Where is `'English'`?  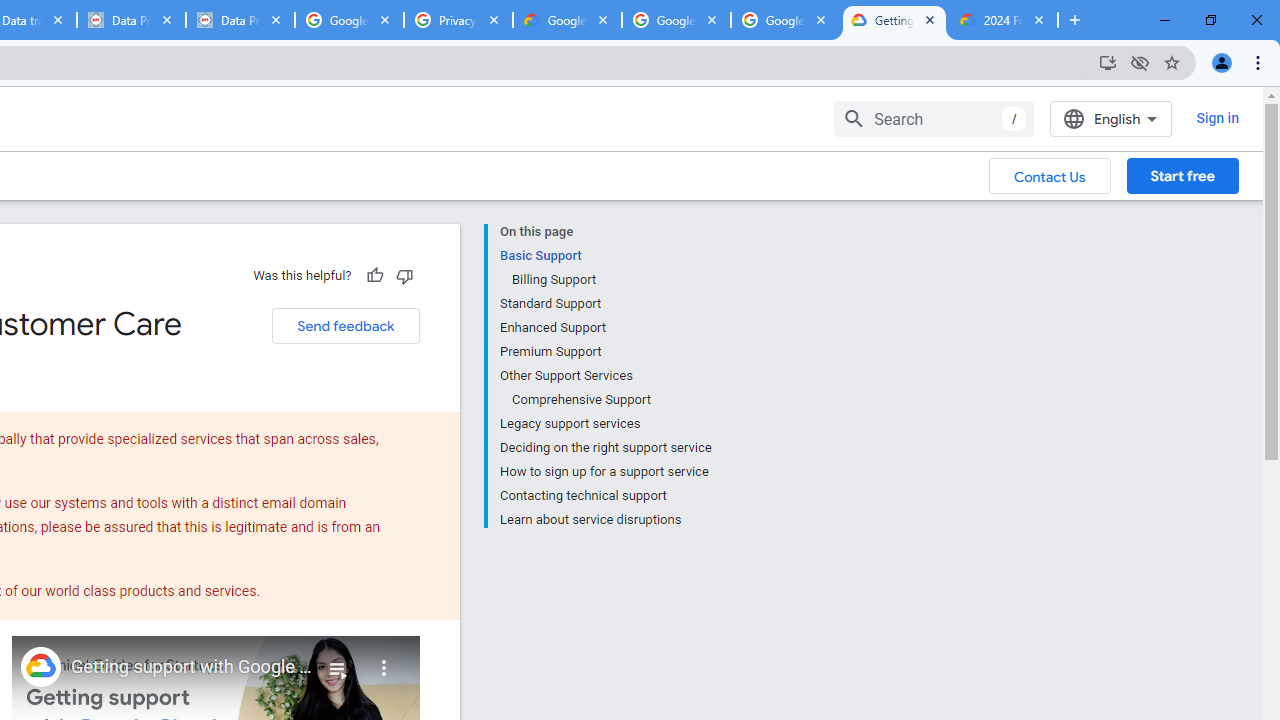
'English' is located at coordinates (1110, 118).